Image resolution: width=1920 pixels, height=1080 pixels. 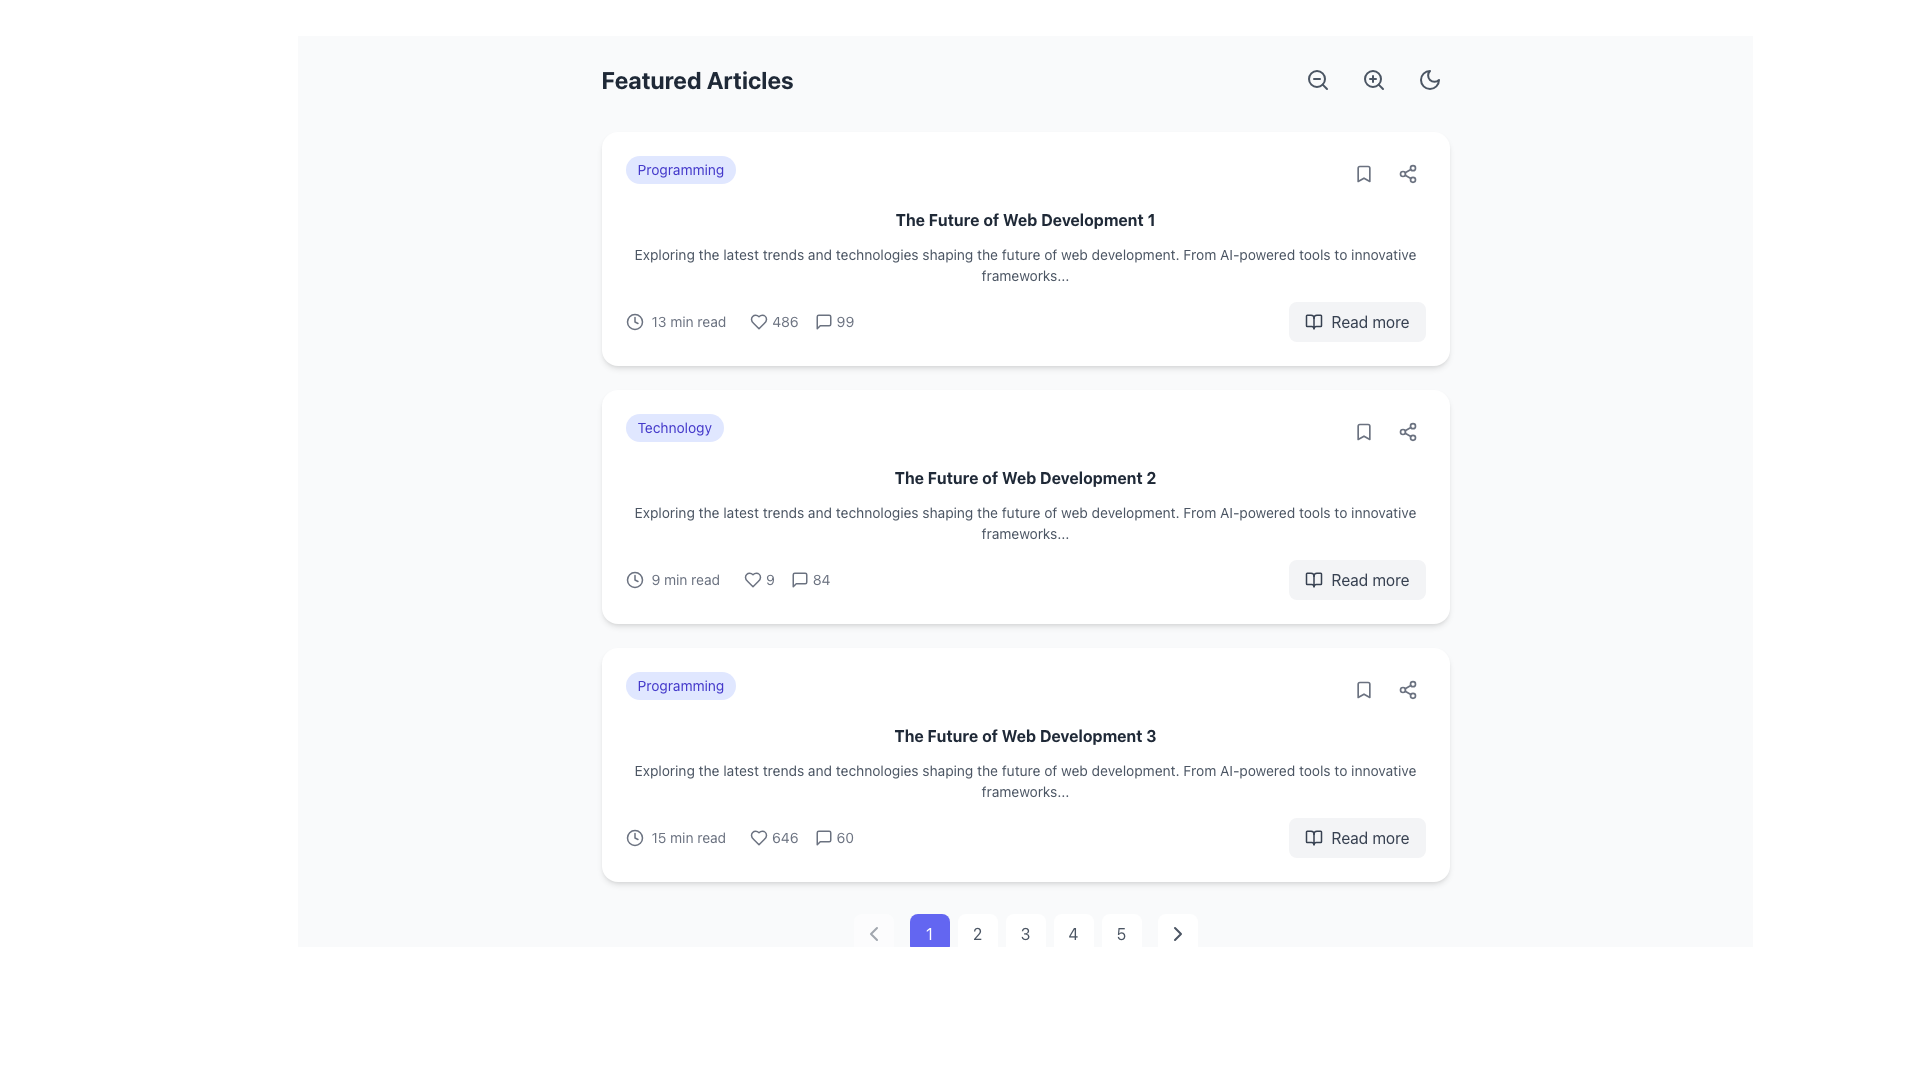 I want to click on the icon button resembling a share symbol located in the top-right corner of the first article card under the 'Featured Articles' heading, so click(x=1406, y=172).